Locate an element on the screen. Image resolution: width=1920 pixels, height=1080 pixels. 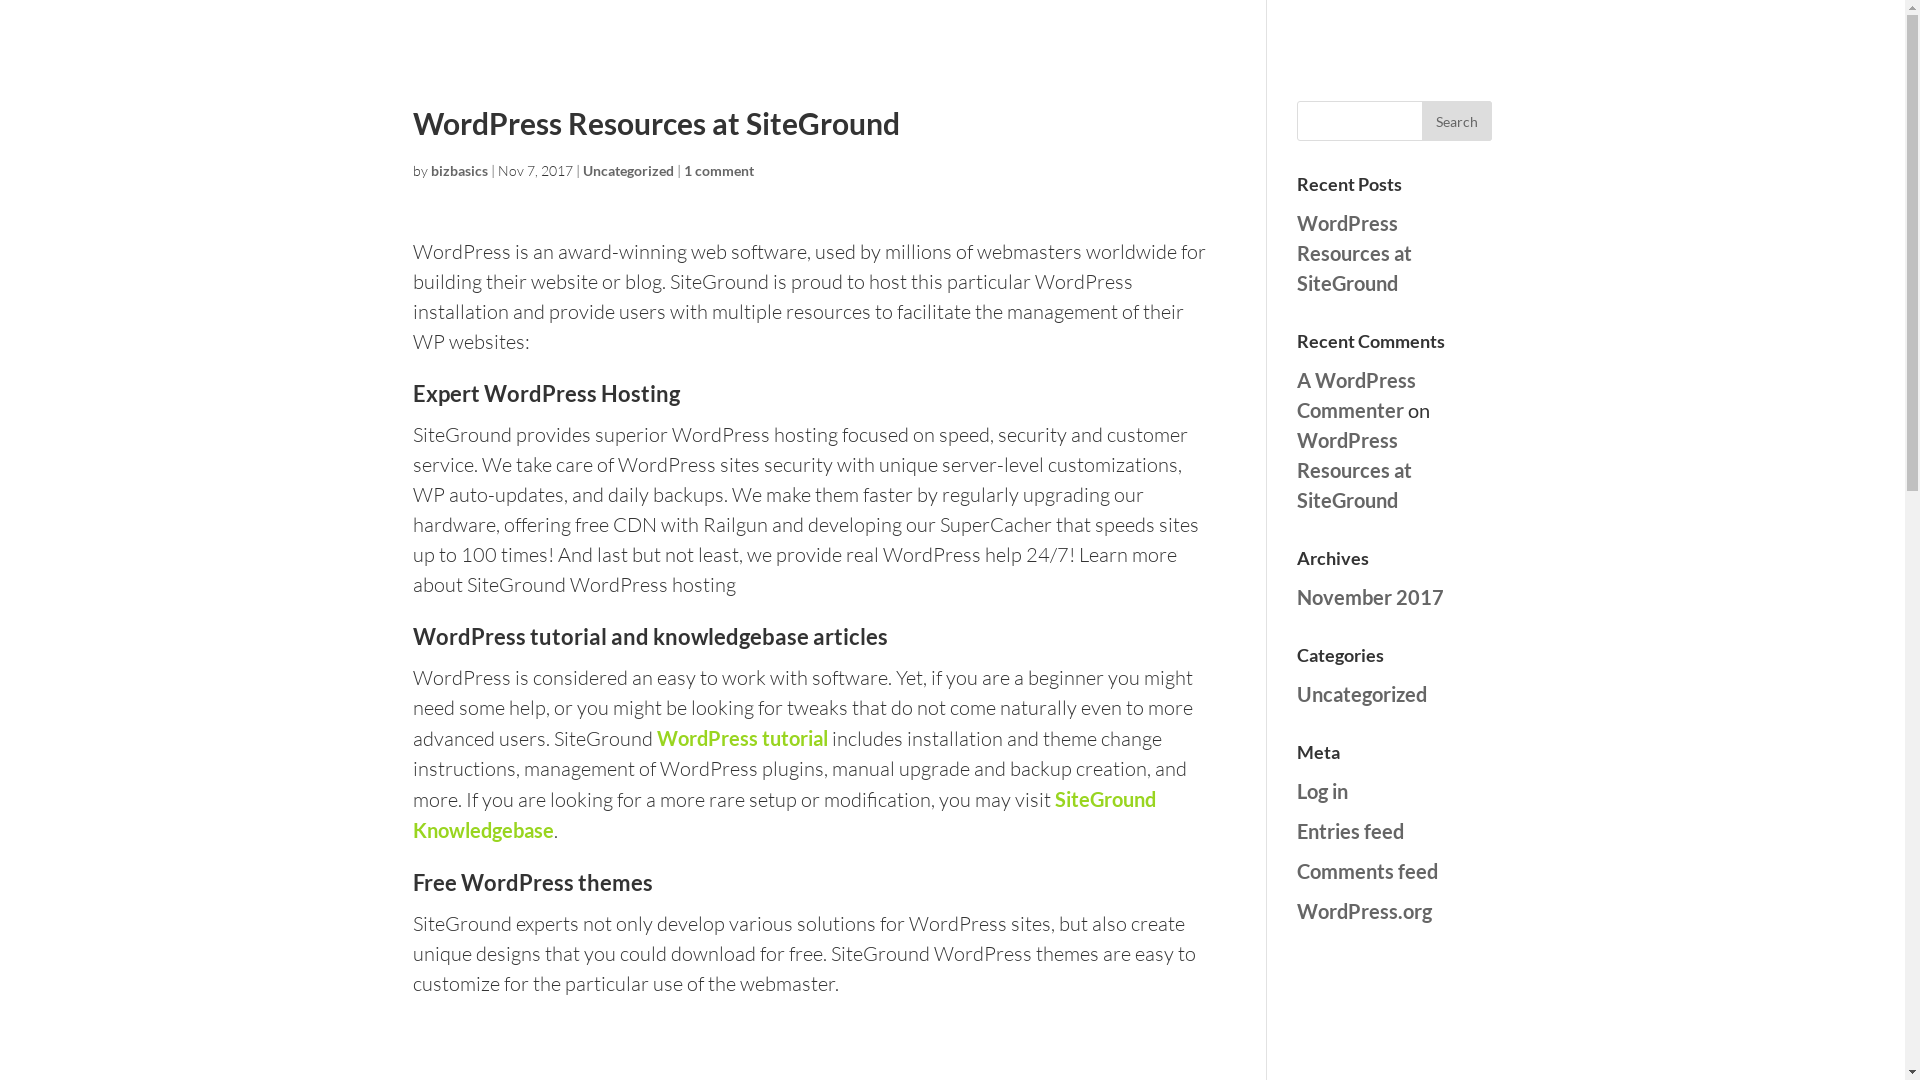
'WordPress.org' is located at coordinates (1296, 910).